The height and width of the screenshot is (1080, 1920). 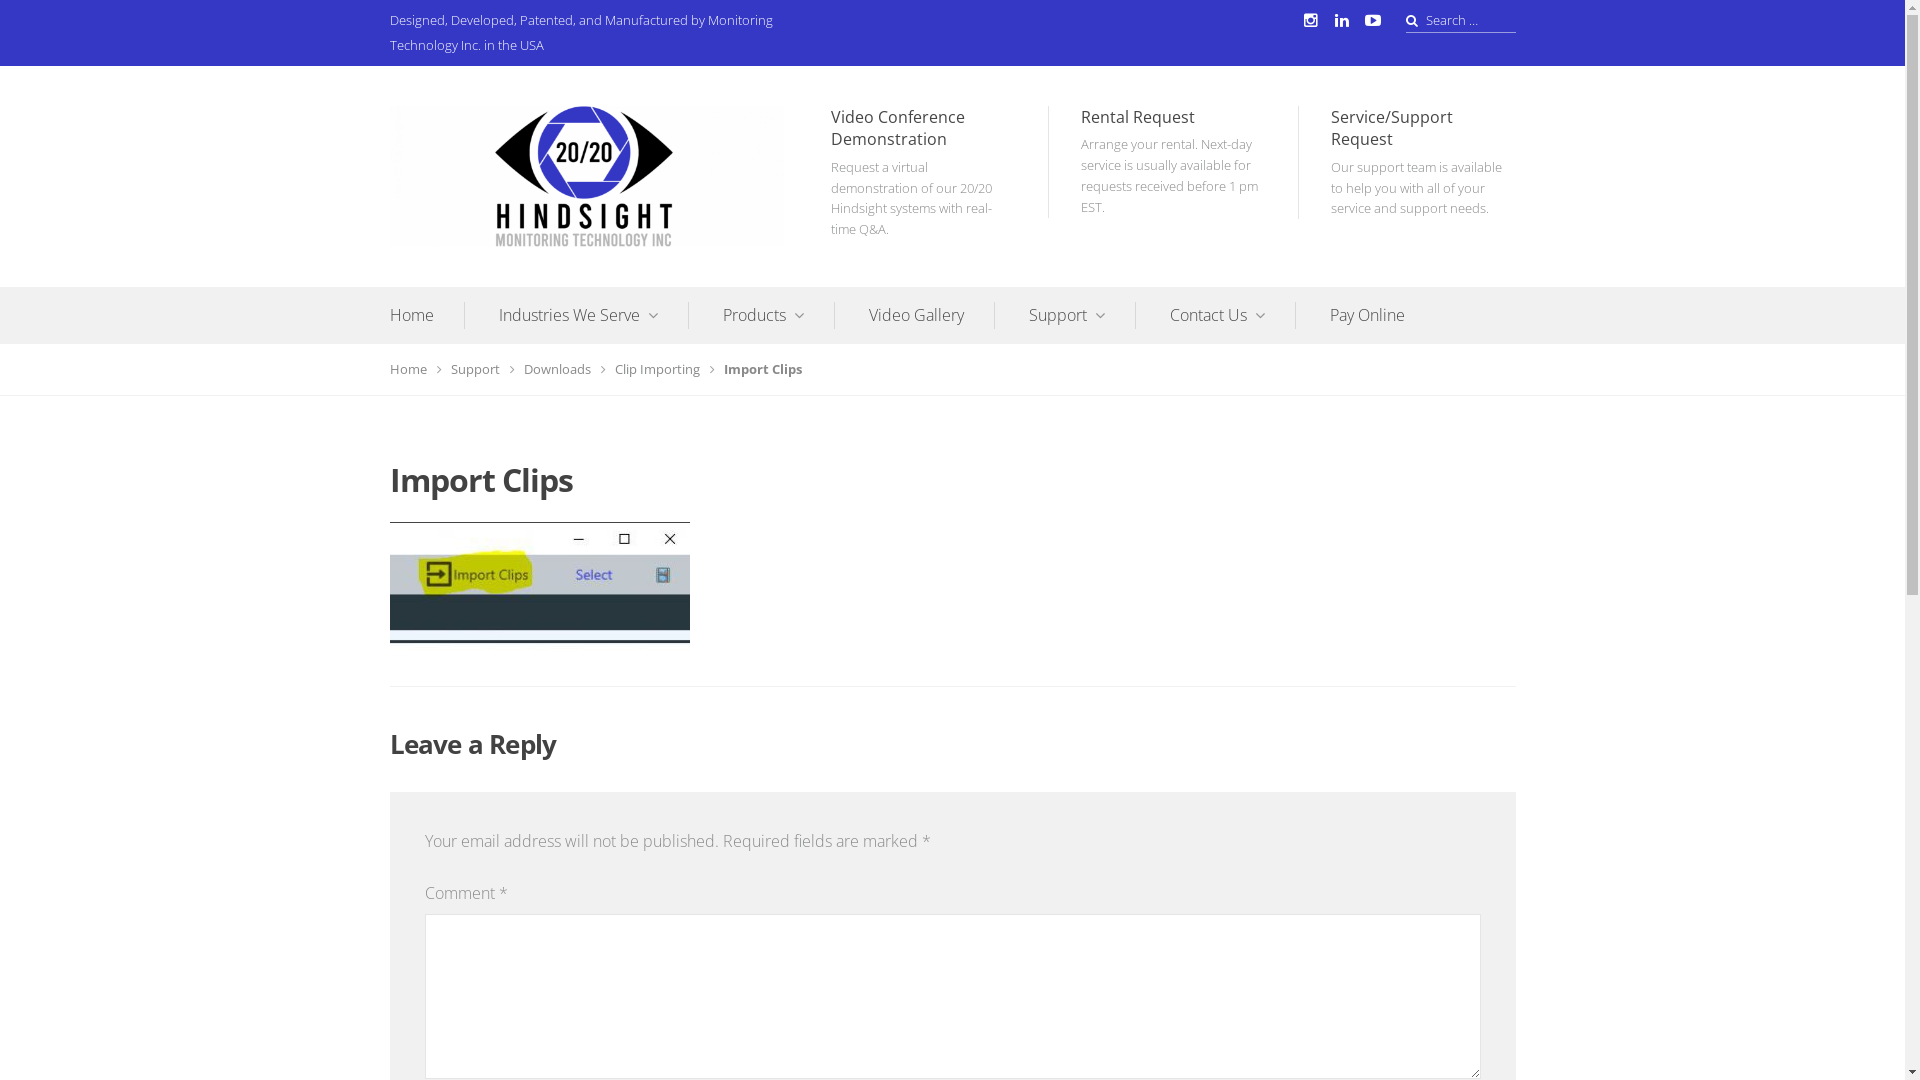 What do you see at coordinates (1310, 20) in the screenshot?
I see `'Instagram'` at bounding box center [1310, 20].